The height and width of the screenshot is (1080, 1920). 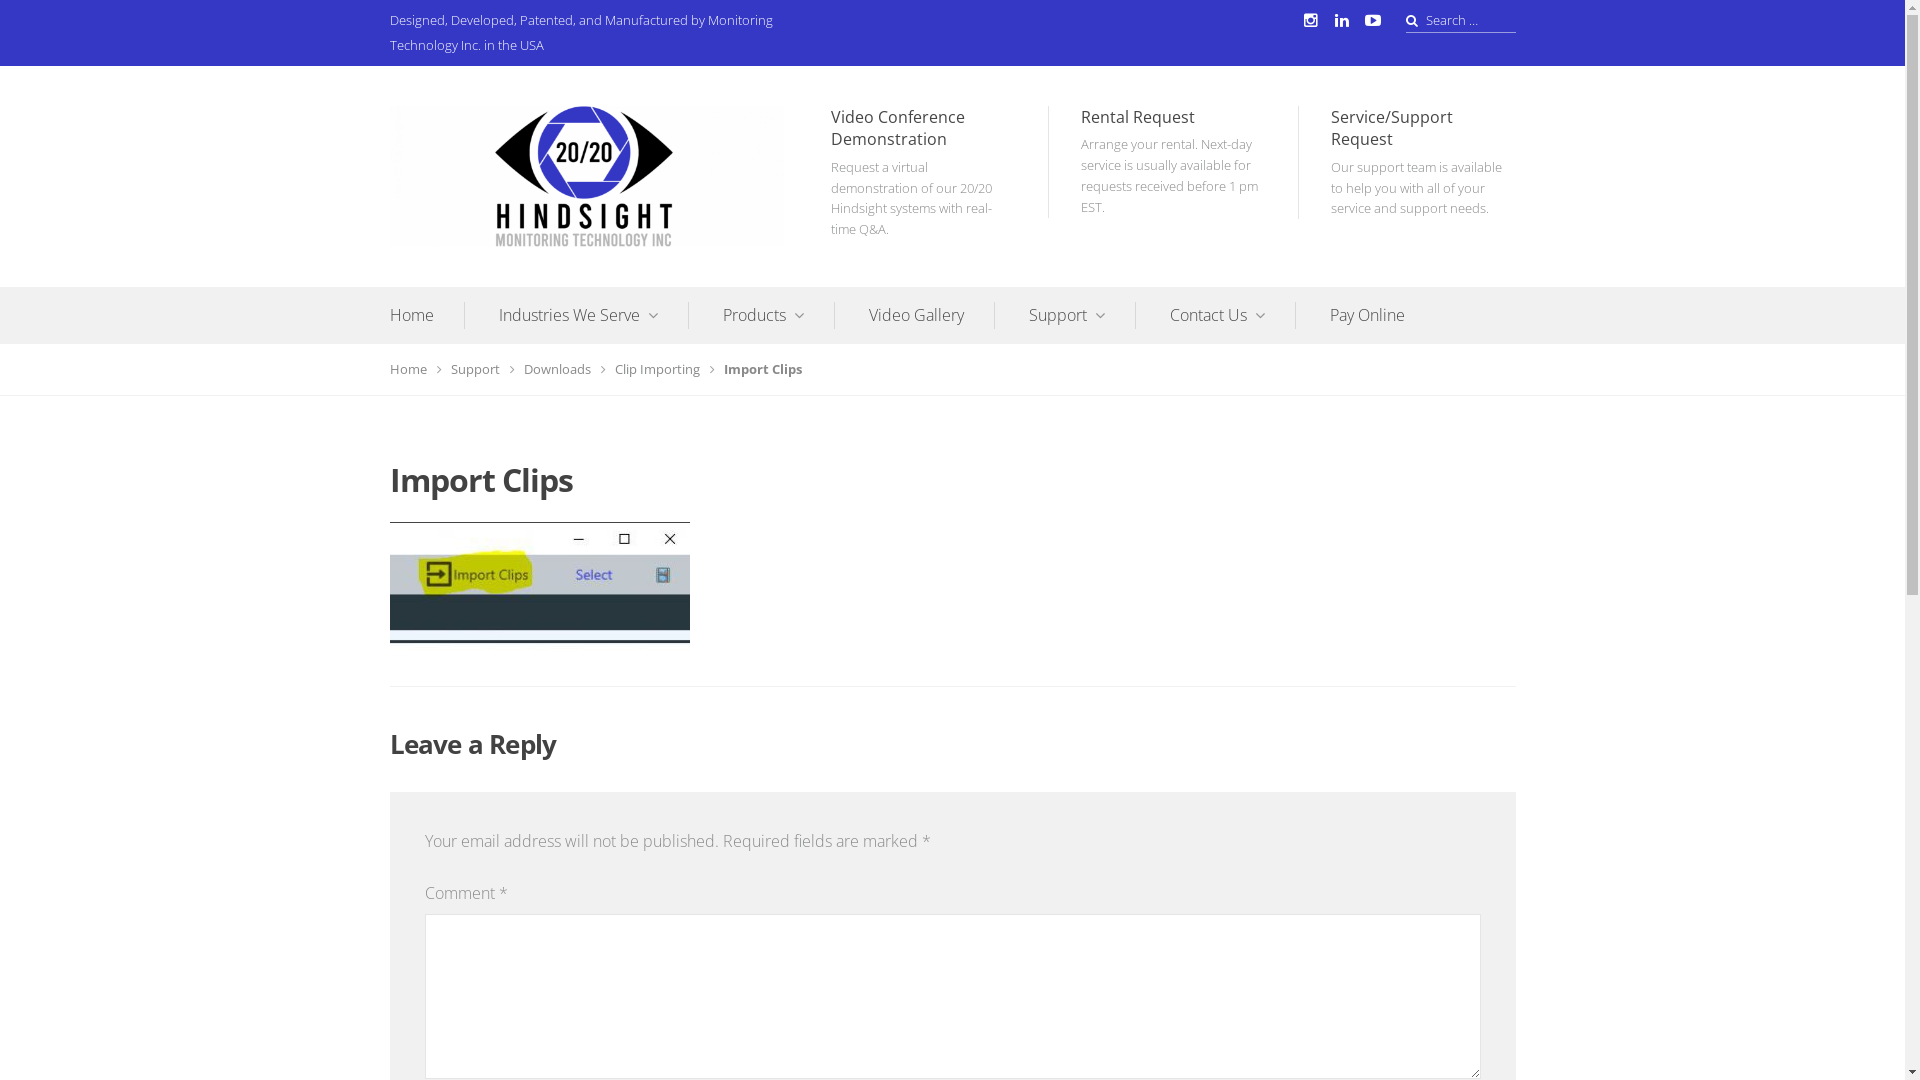 What do you see at coordinates (1310, 20) in the screenshot?
I see `'Instagram'` at bounding box center [1310, 20].